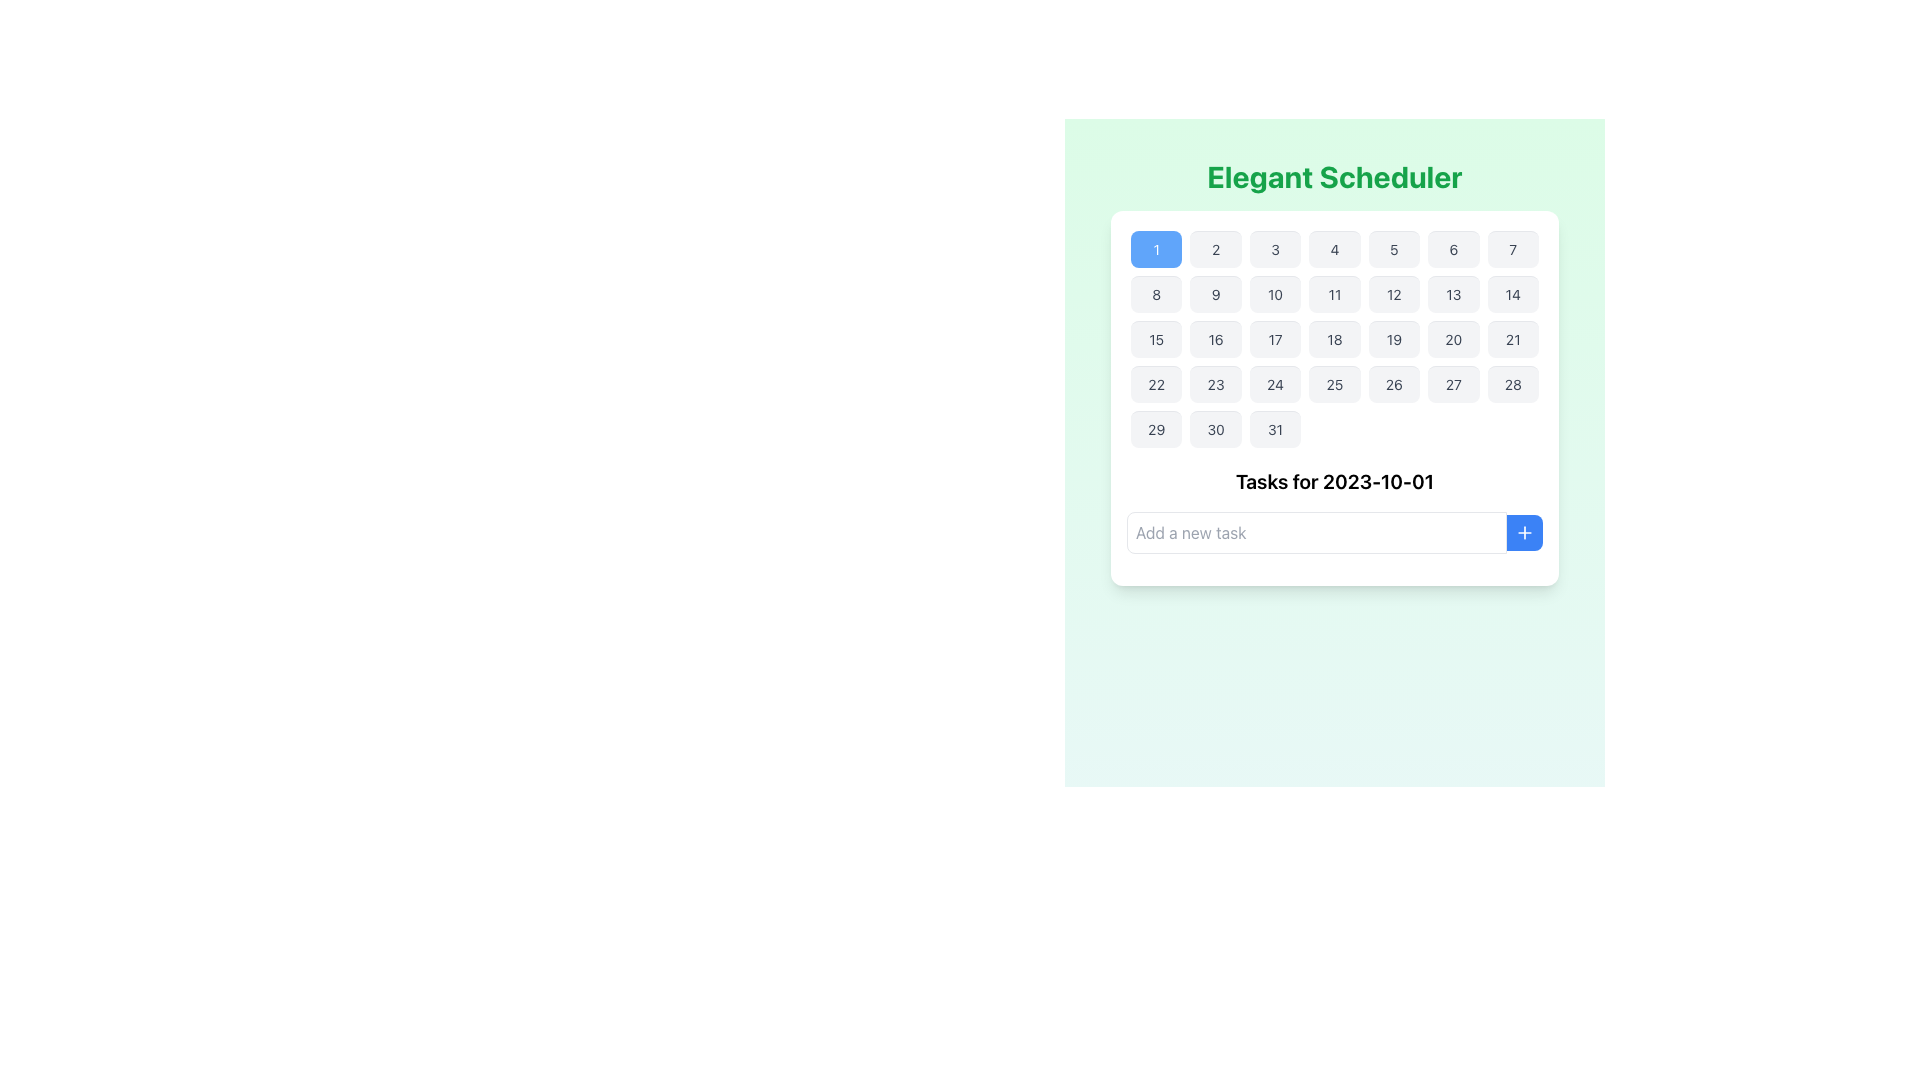 Image resolution: width=1920 pixels, height=1080 pixels. I want to click on the rounded rectangular button with a gray background displaying the number '15', so click(1156, 338).